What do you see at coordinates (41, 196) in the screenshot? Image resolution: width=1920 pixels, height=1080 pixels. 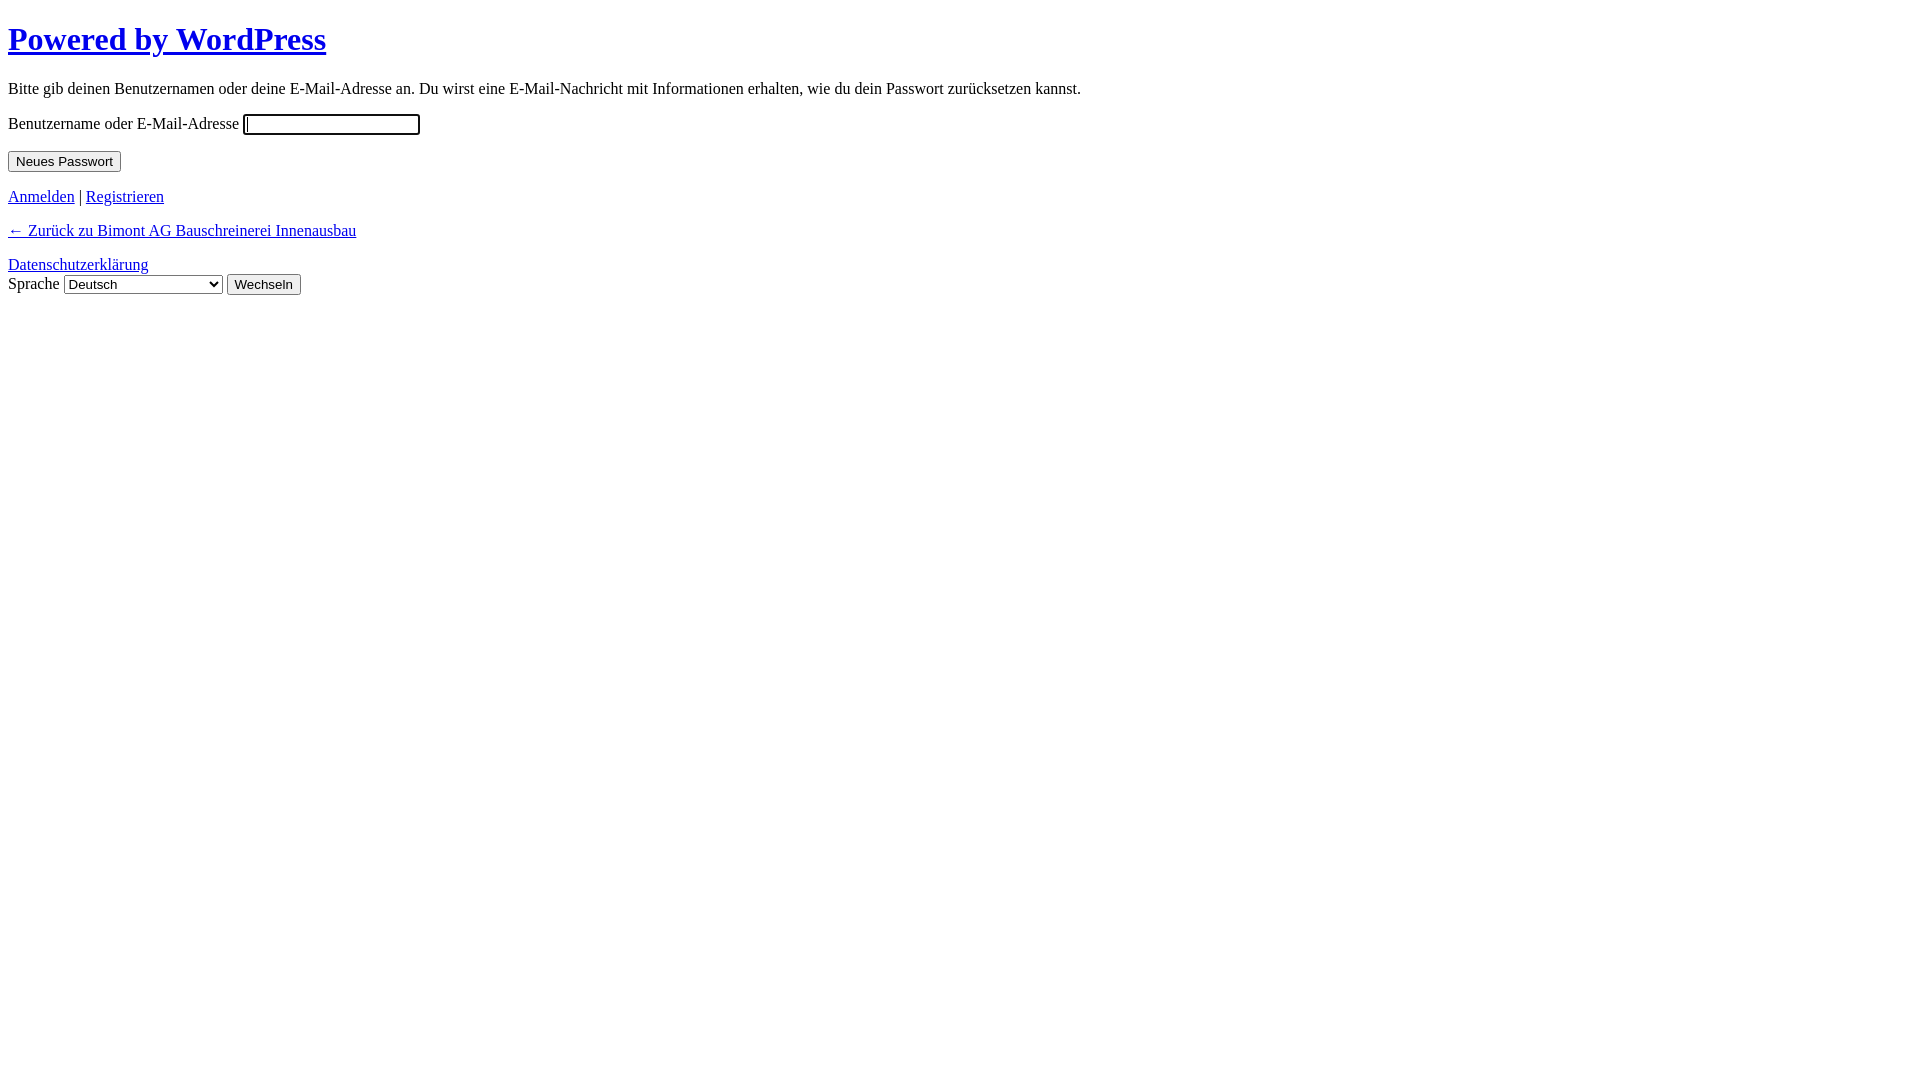 I see `'Anmelden'` at bounding box center [41, 196].